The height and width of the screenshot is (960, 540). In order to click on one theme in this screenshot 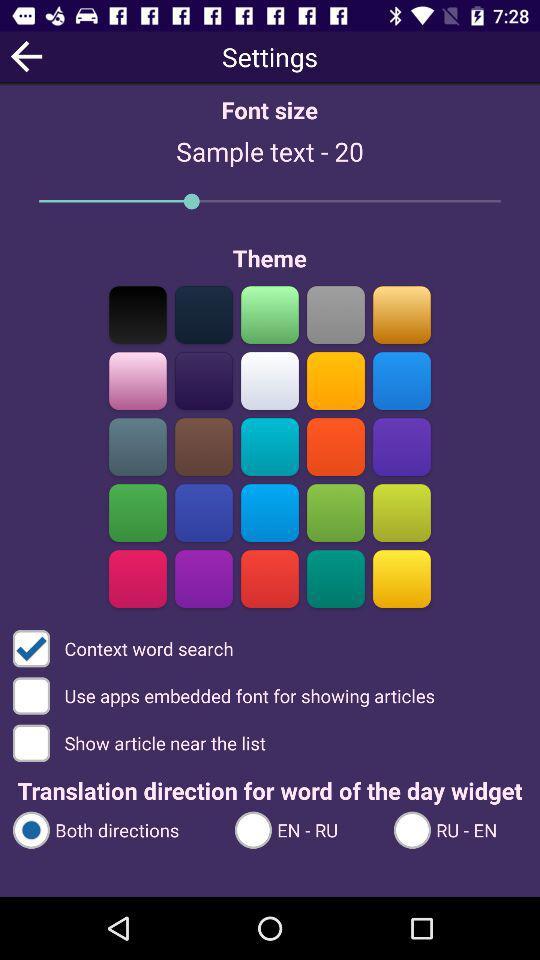, I will do `click(137, 380)`.